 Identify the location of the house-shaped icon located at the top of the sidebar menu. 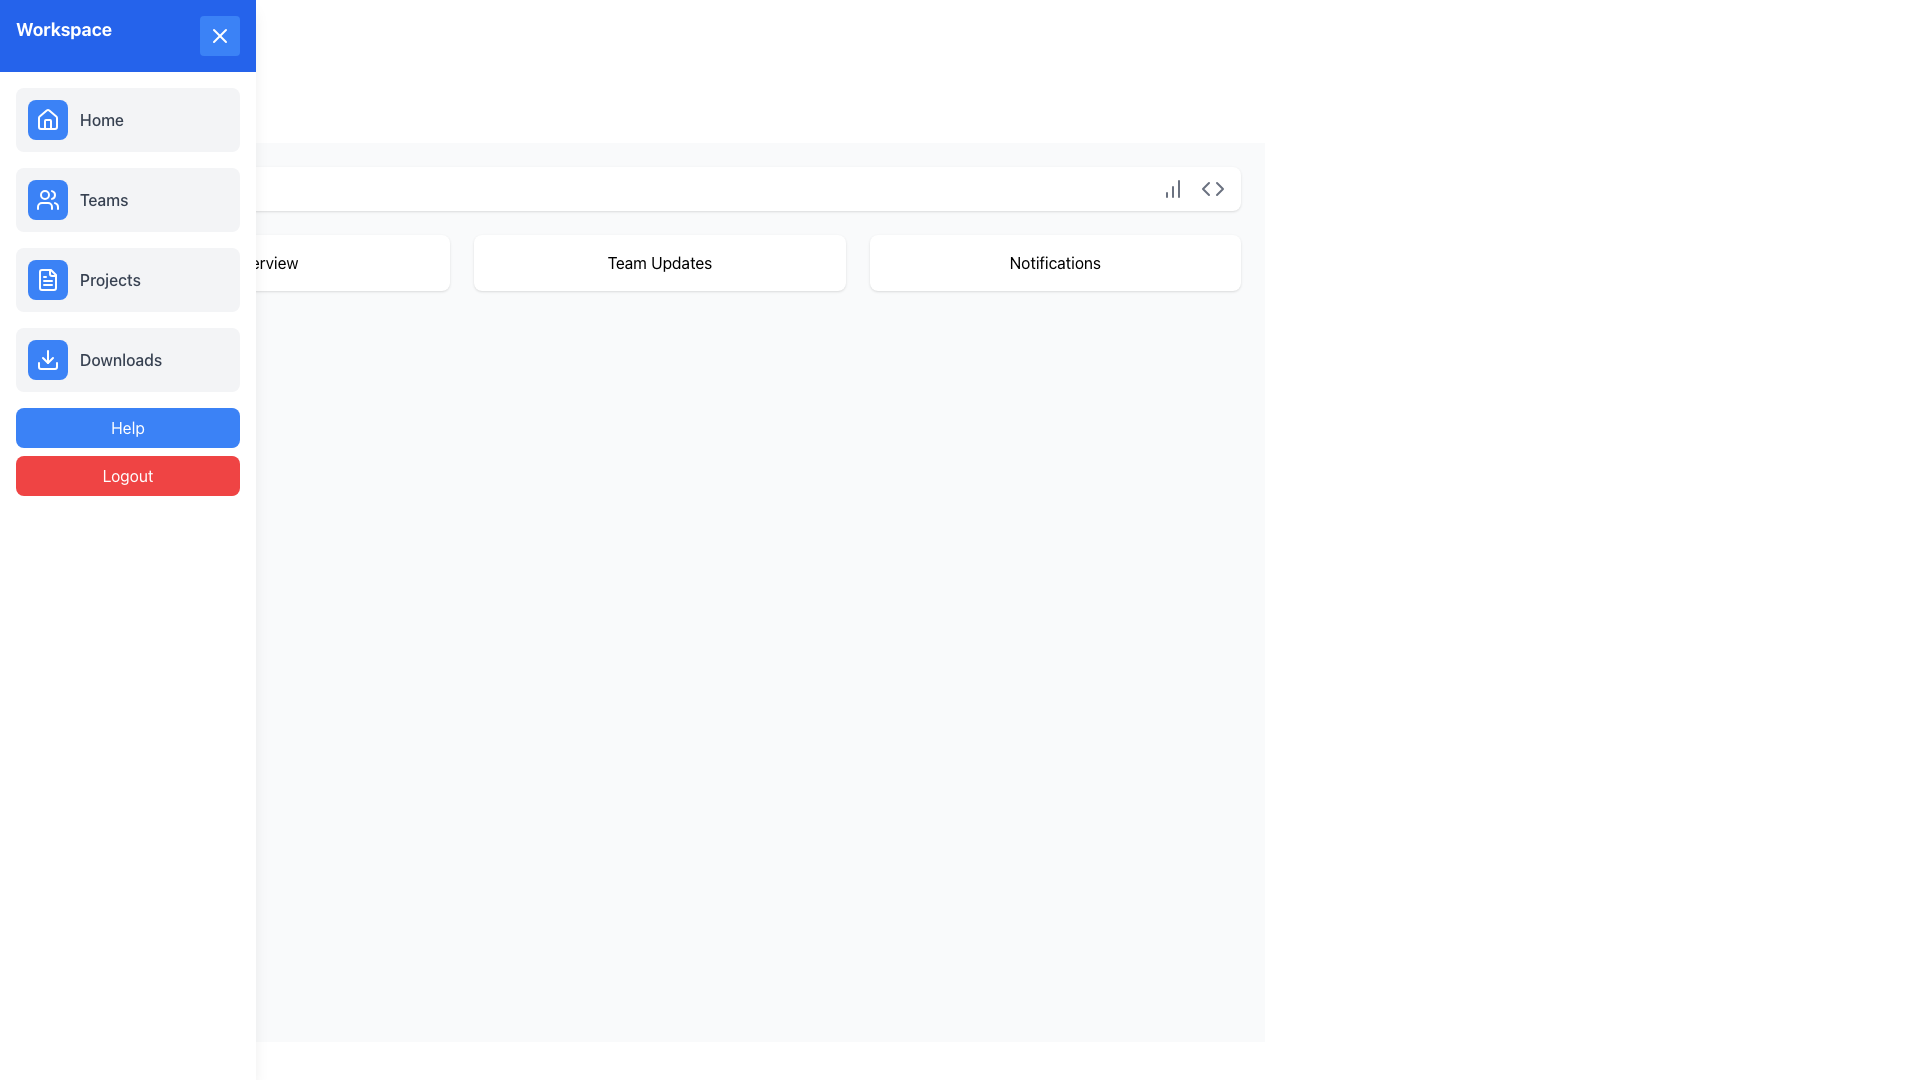
(48, 119).